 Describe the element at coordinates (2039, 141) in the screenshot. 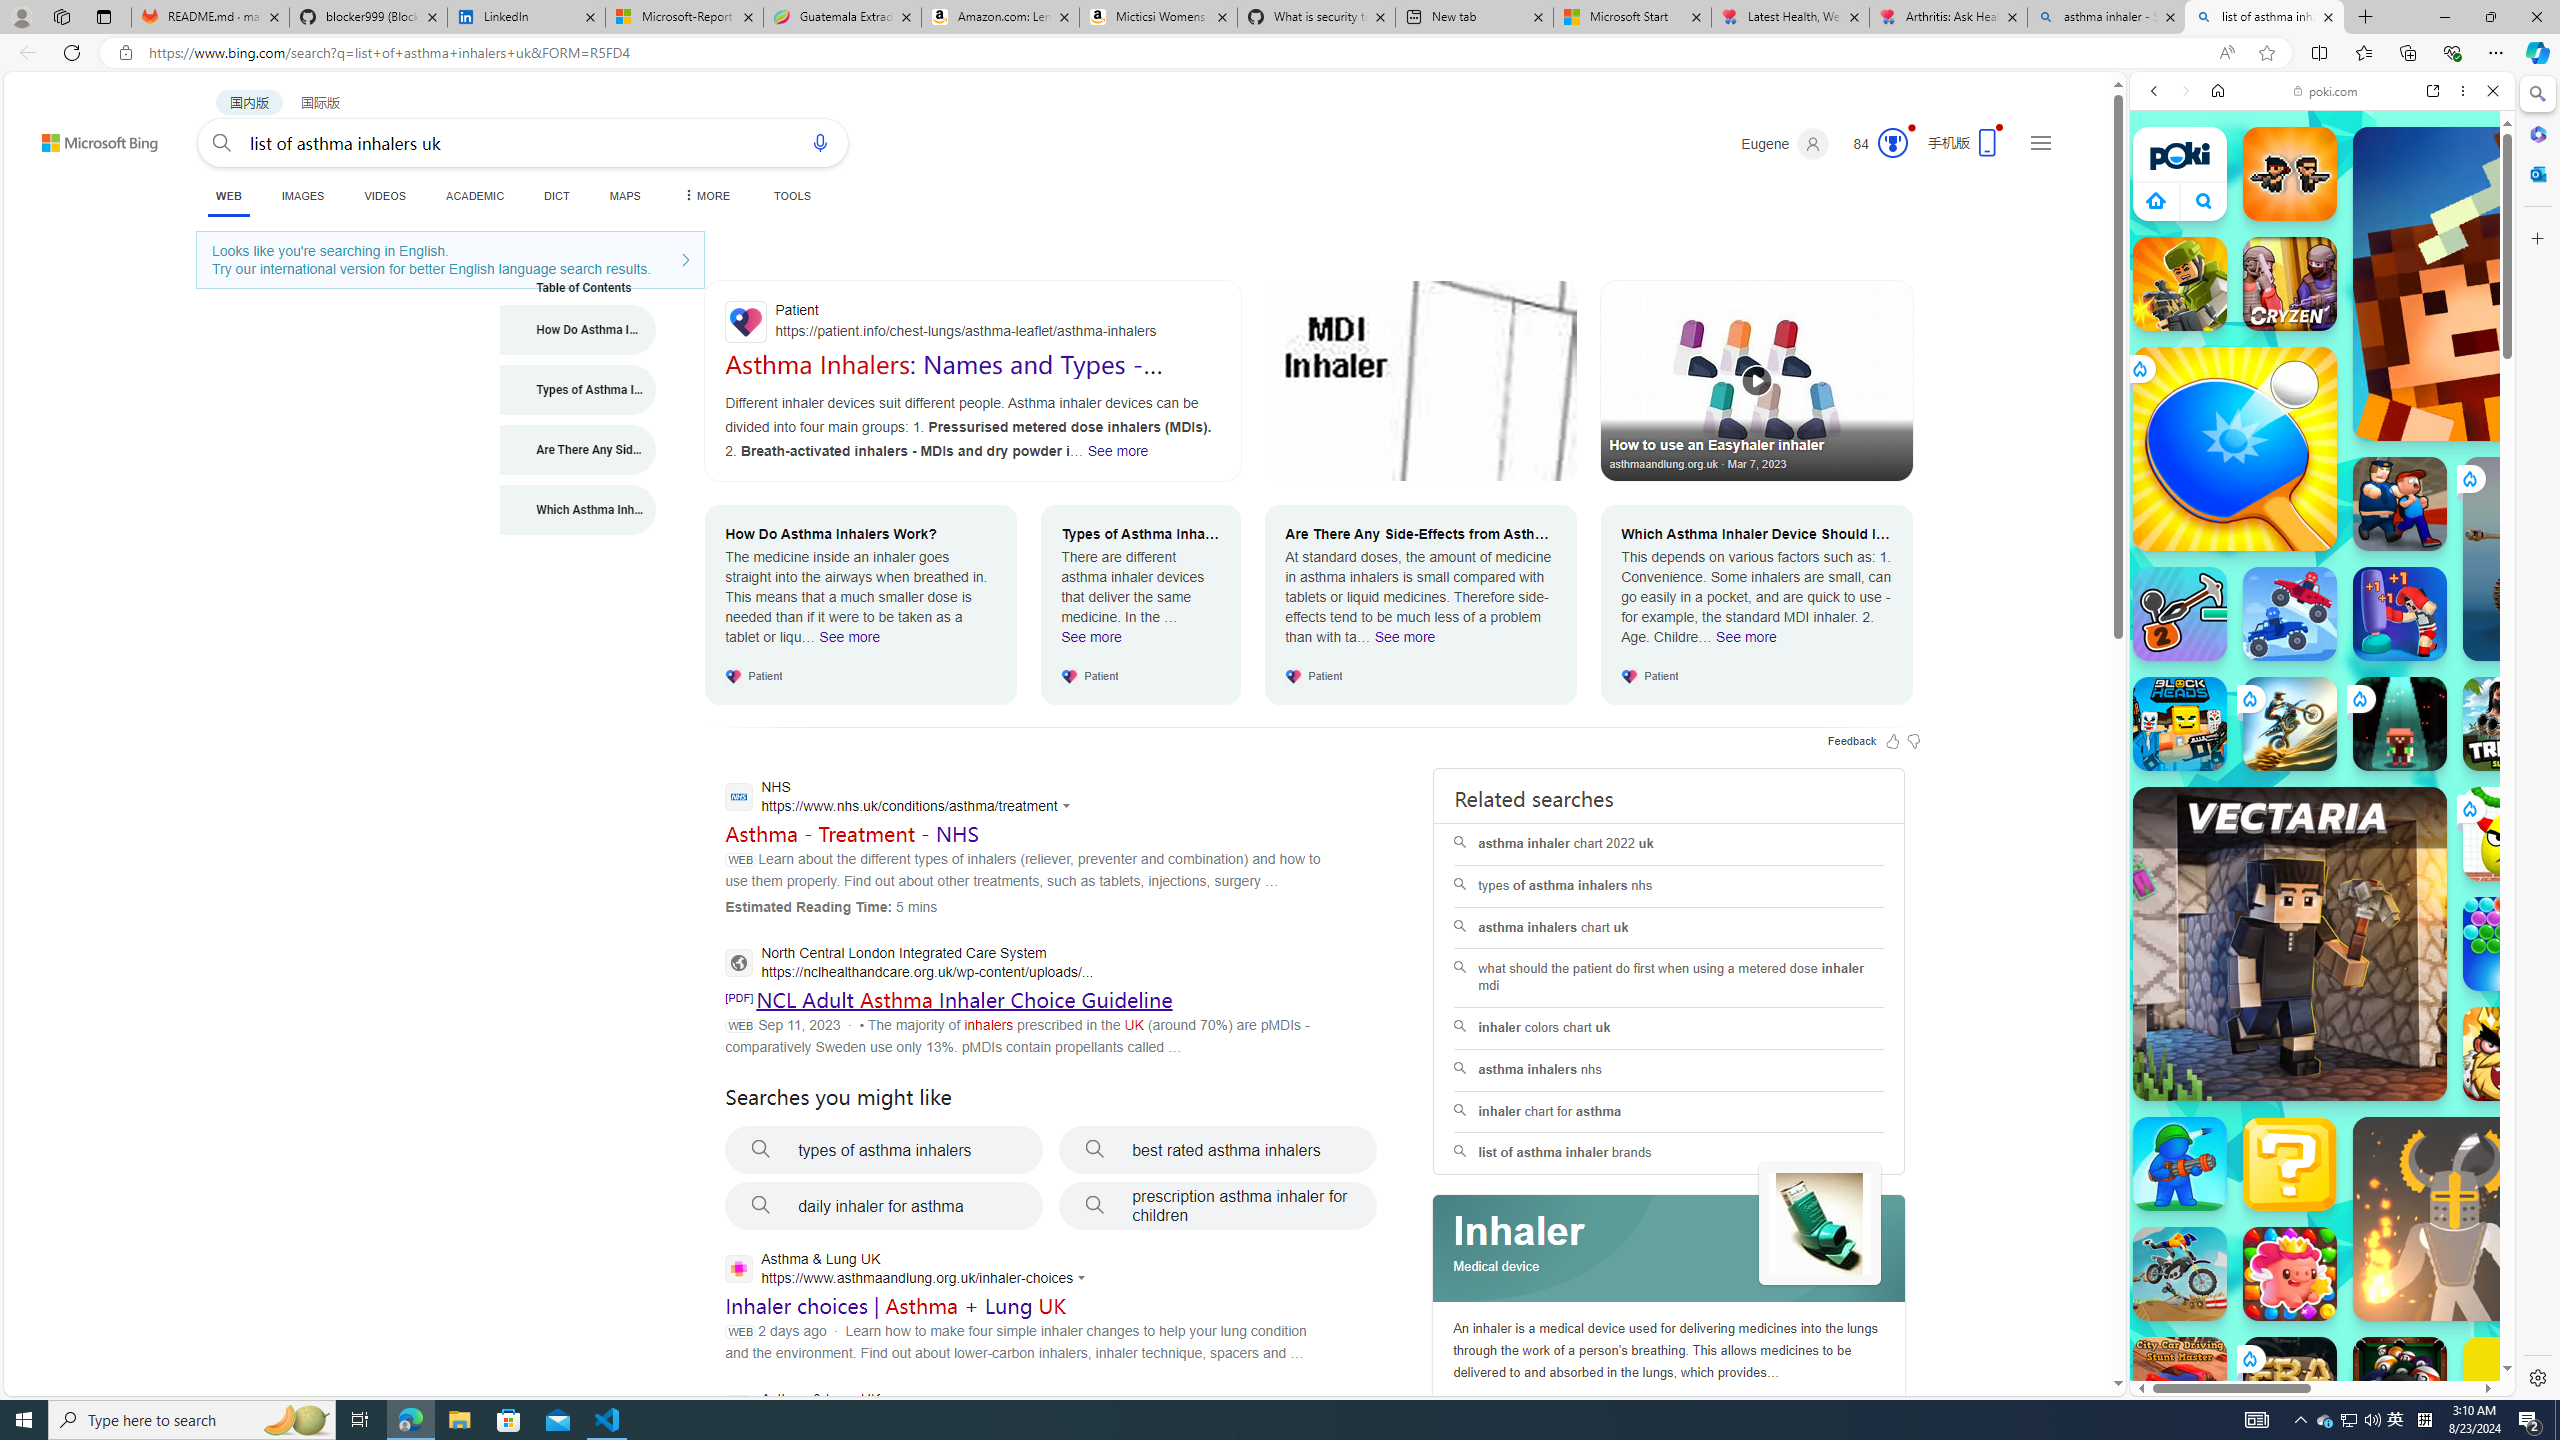

I see `'Settings and quick links'` at that location.